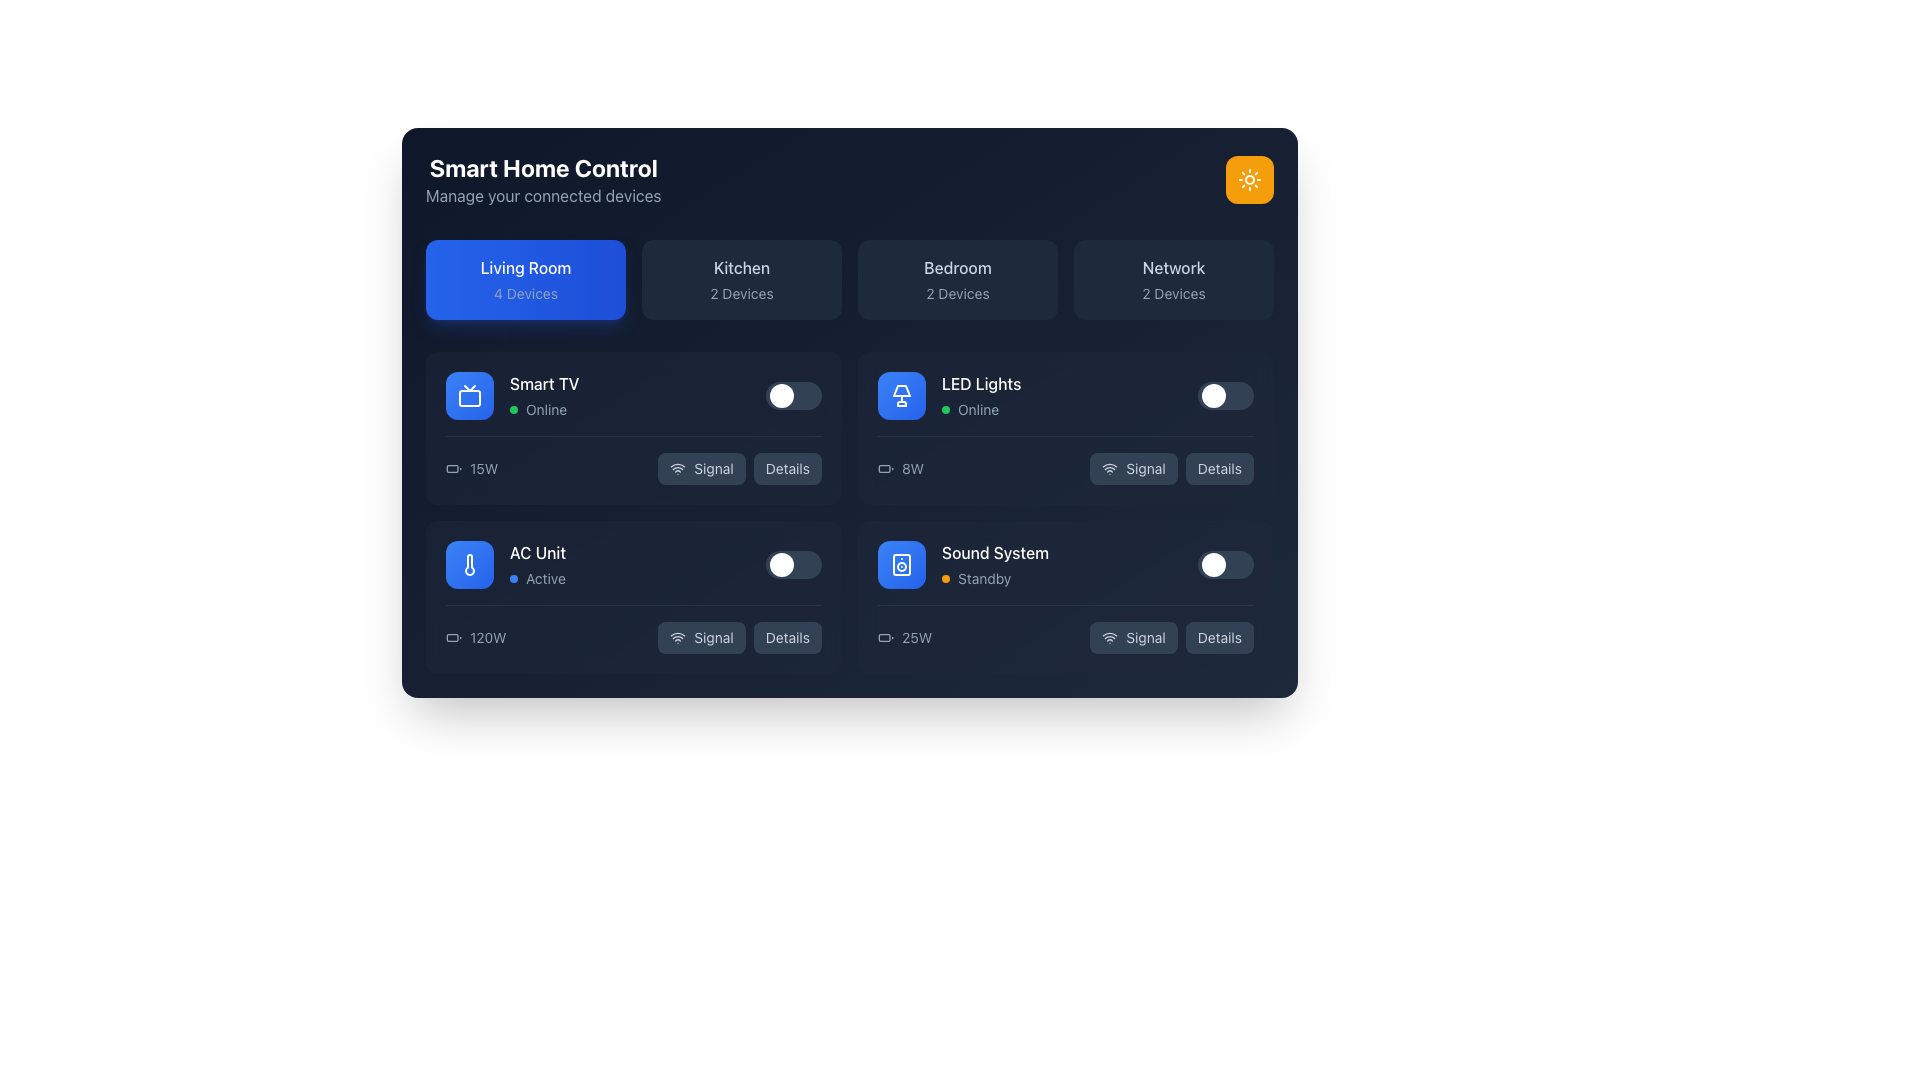  What do you see at coordinates (1248, 180) in the screenshot?
I see `the button located in the top-right corner of the 'Smart Home Control' interface` at bounding box center [1248, 180].